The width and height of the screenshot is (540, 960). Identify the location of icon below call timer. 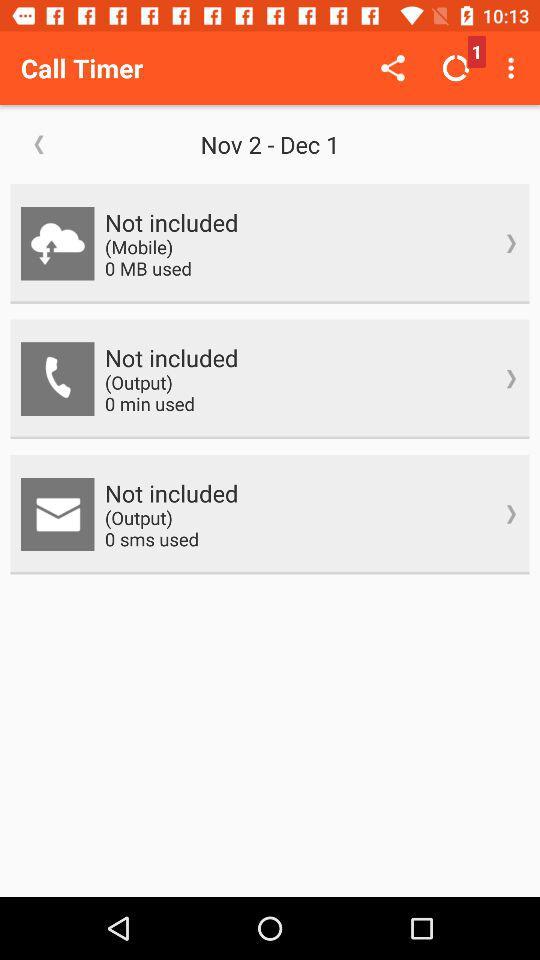
(39, 143).